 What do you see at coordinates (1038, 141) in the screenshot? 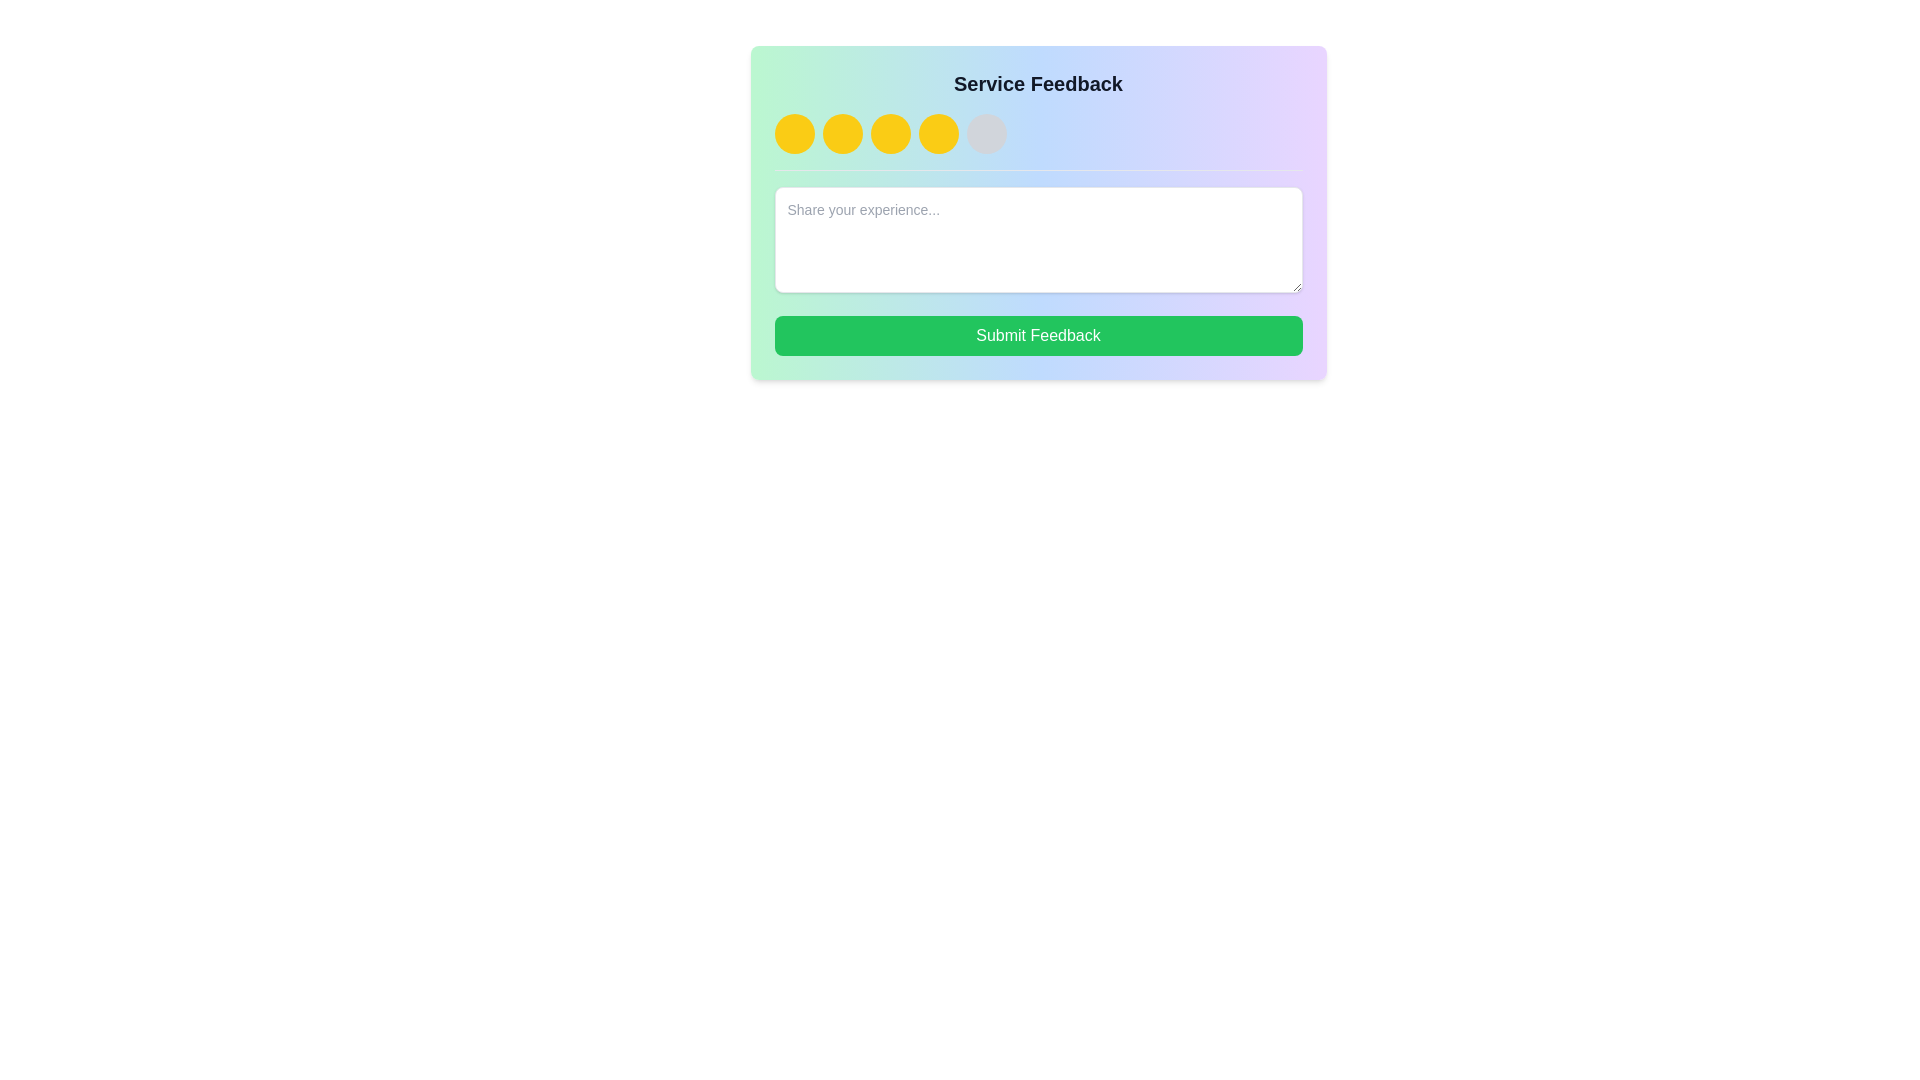
I see `across the rating circles located beneath the 'Service Feedback' header` at bounding box center [1038, 141].